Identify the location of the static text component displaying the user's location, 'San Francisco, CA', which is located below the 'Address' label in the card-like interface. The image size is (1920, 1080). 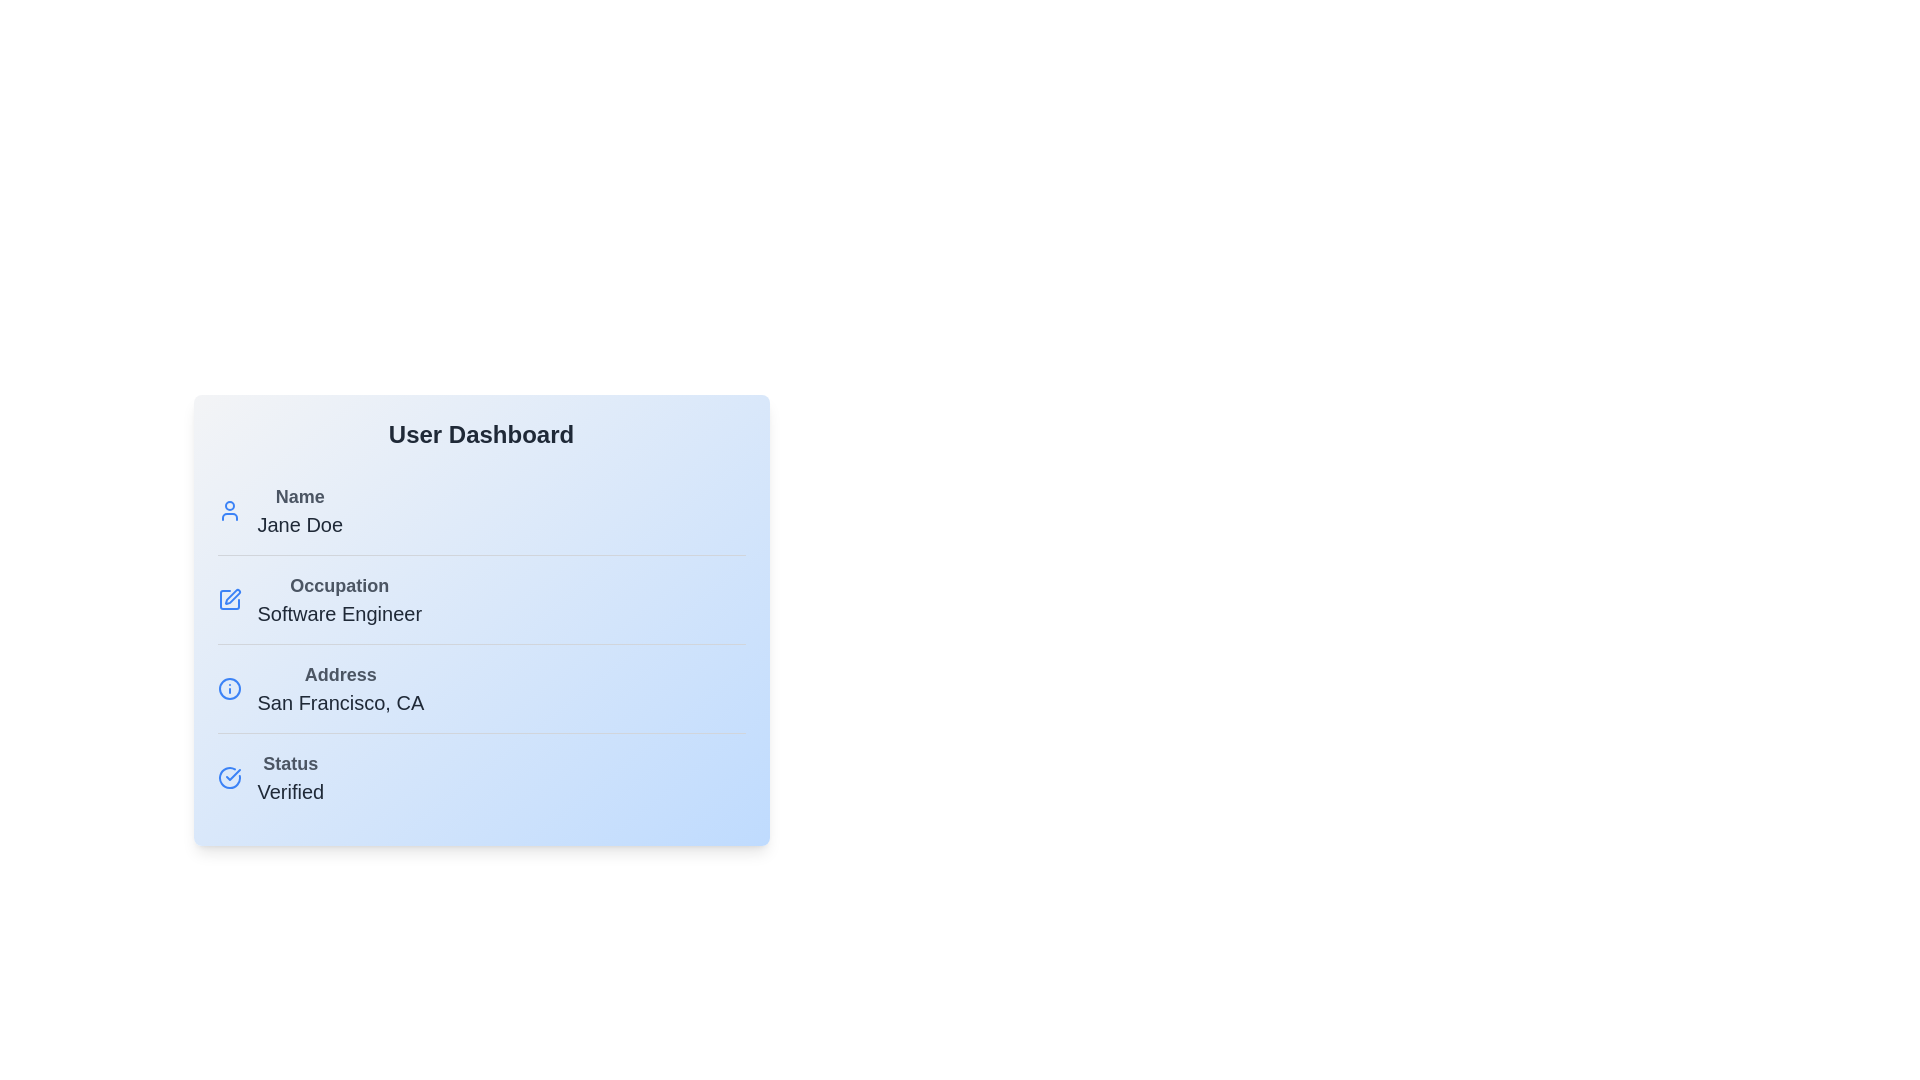
(340, 701).